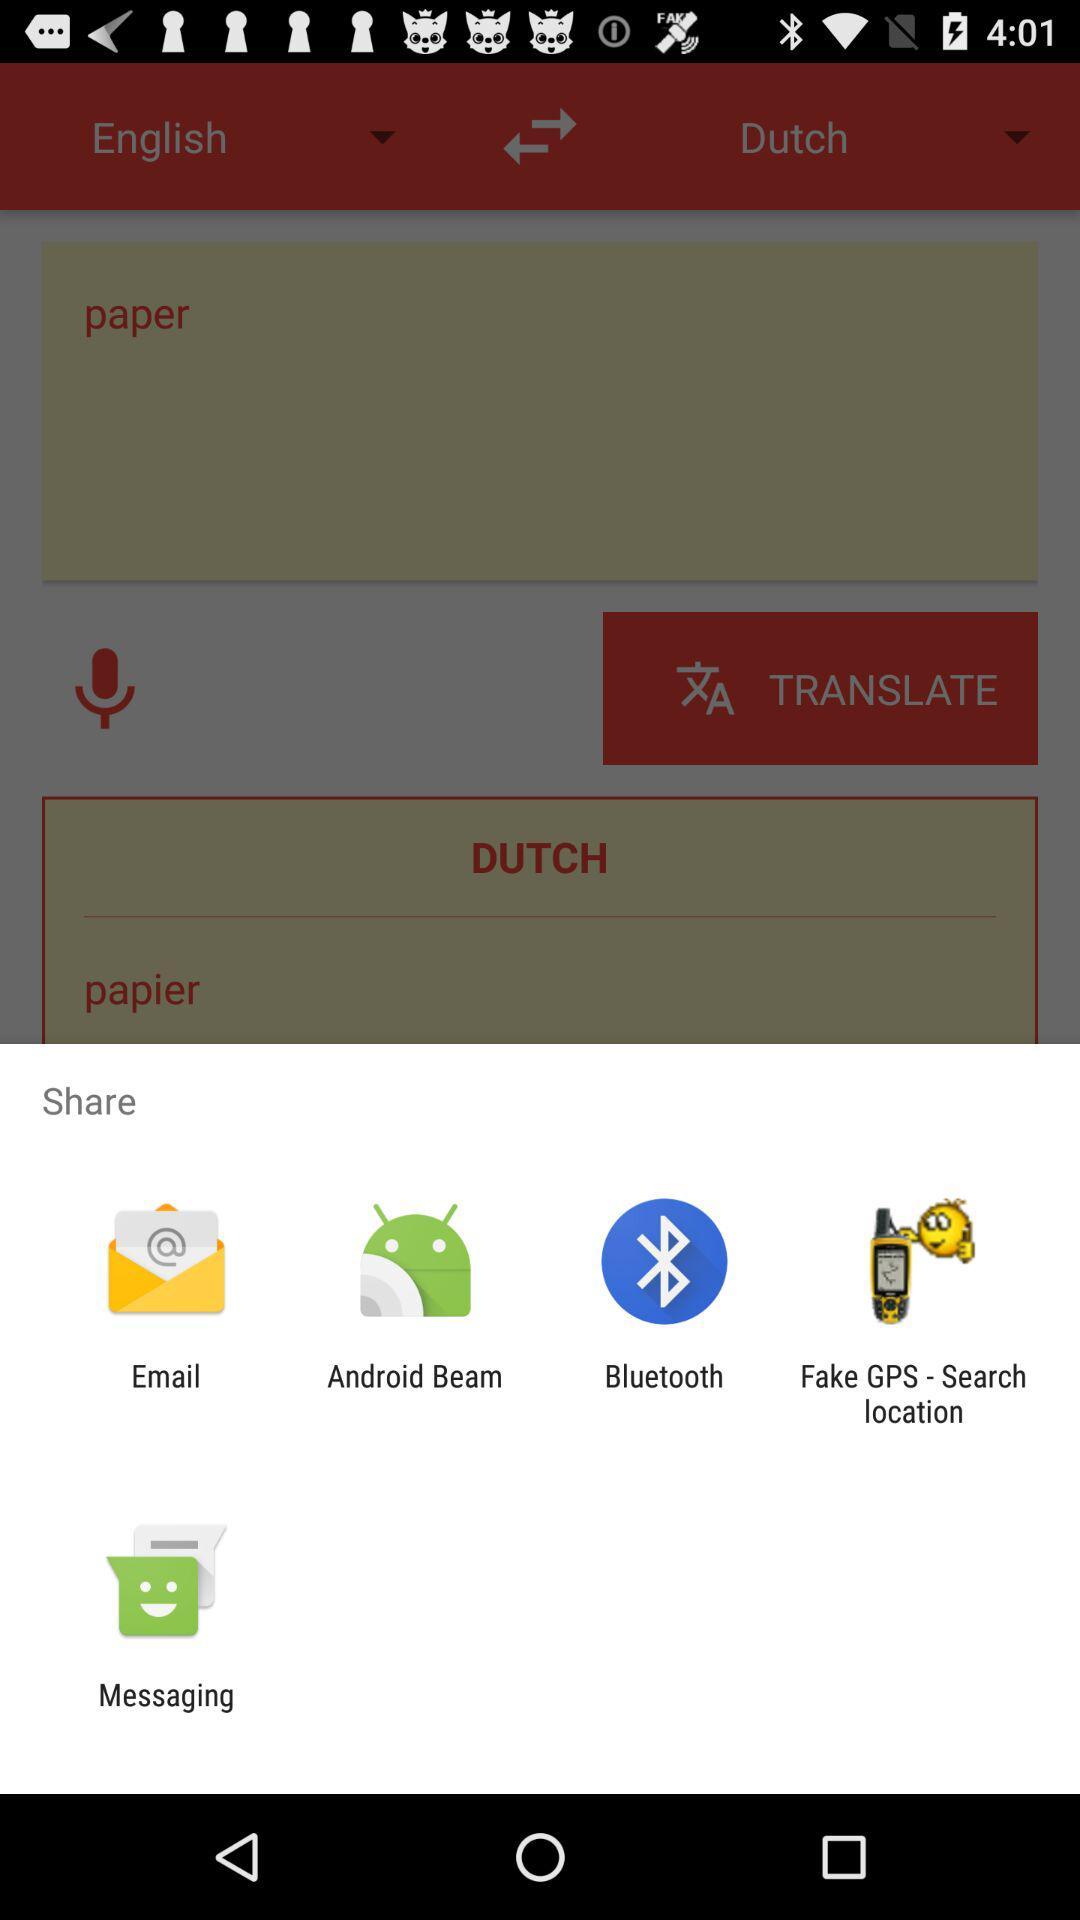 Image resolution: width=1080 pixels, height=1920 pixels. Describe the element at coordinates (664, 1392) in the screenshot. I see `the item next to fake gps search app` at that location.